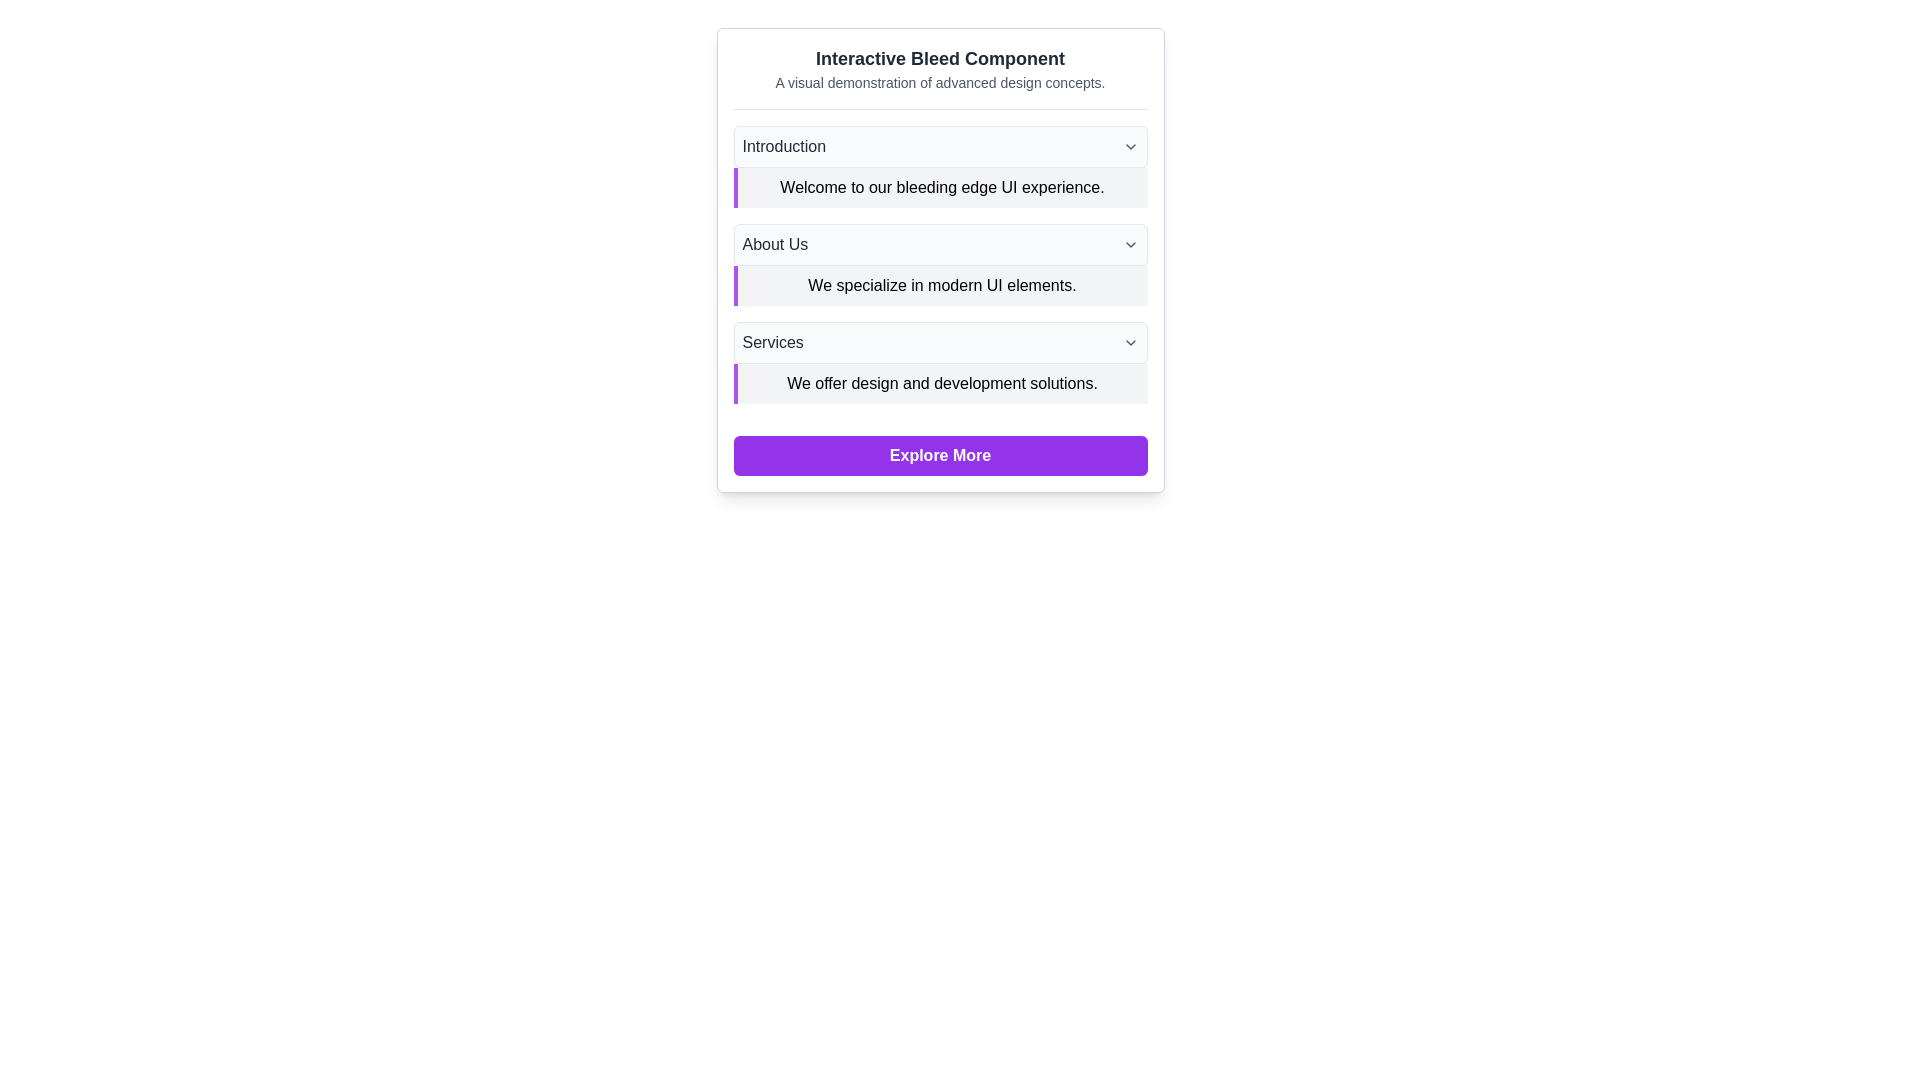  I want to click on the chevron in the 'Services' Expandable Section, so click(939, 362).